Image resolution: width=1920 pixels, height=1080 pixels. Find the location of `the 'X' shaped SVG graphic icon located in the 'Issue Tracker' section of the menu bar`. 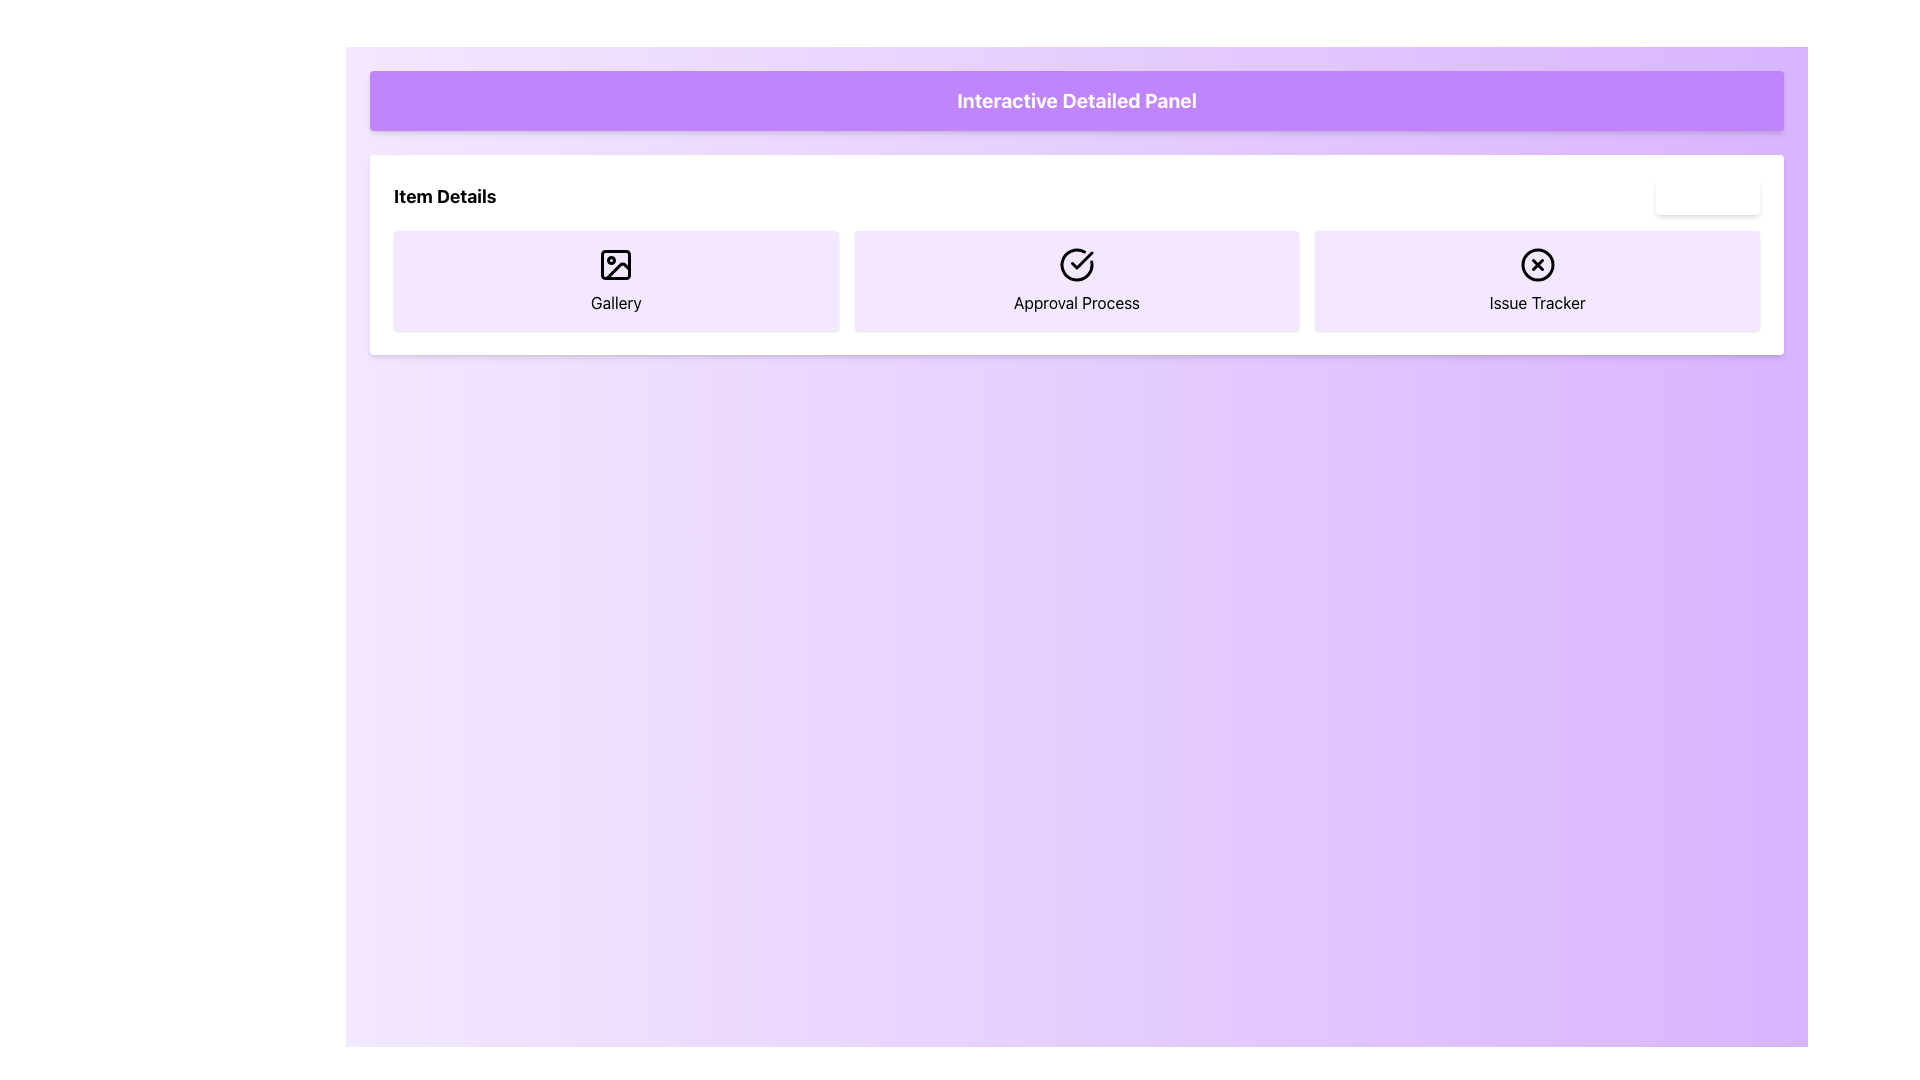

the 'X' shaped SVG graphic icon located in the 'Issue Tracker' section of the menu bar is located at coordinates (1536, 264).